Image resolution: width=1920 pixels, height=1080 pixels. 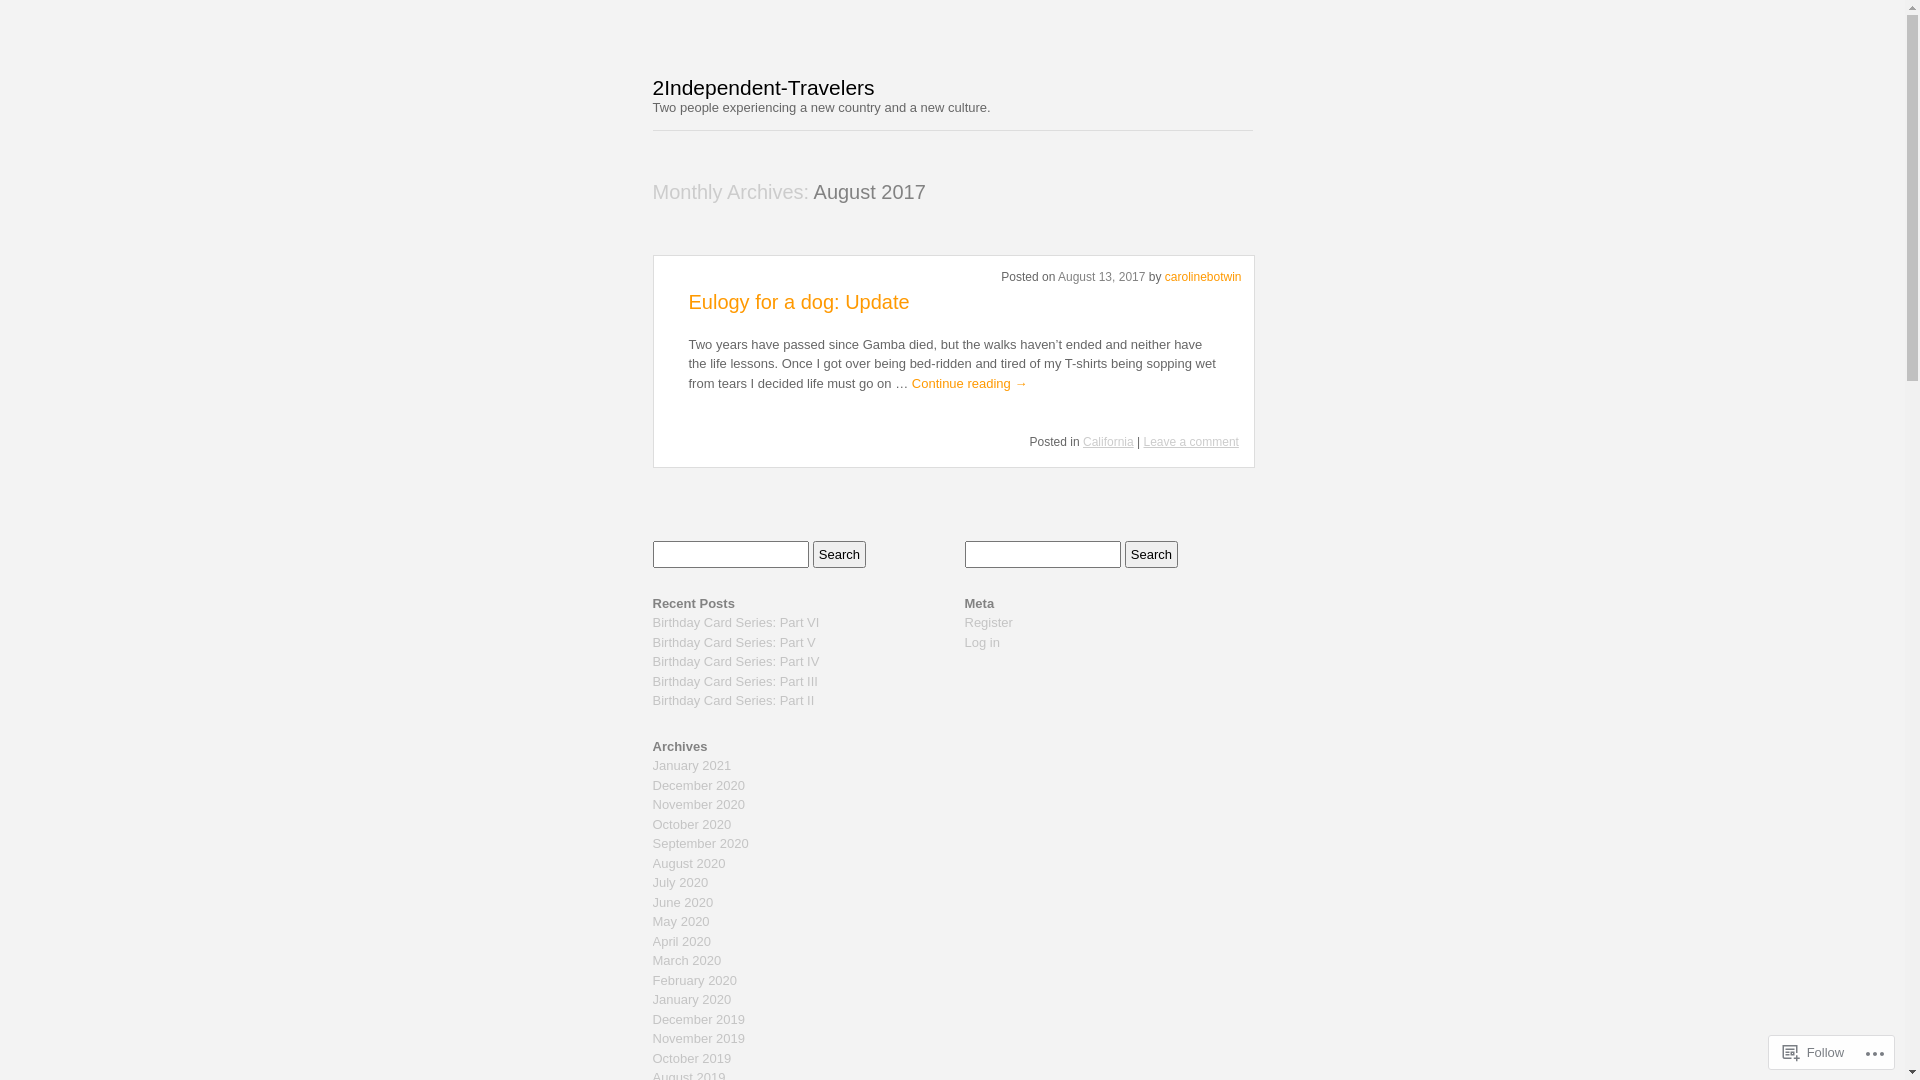 I want to click on 'Birthday Card Series: Part III', so click(x=733, y=680).